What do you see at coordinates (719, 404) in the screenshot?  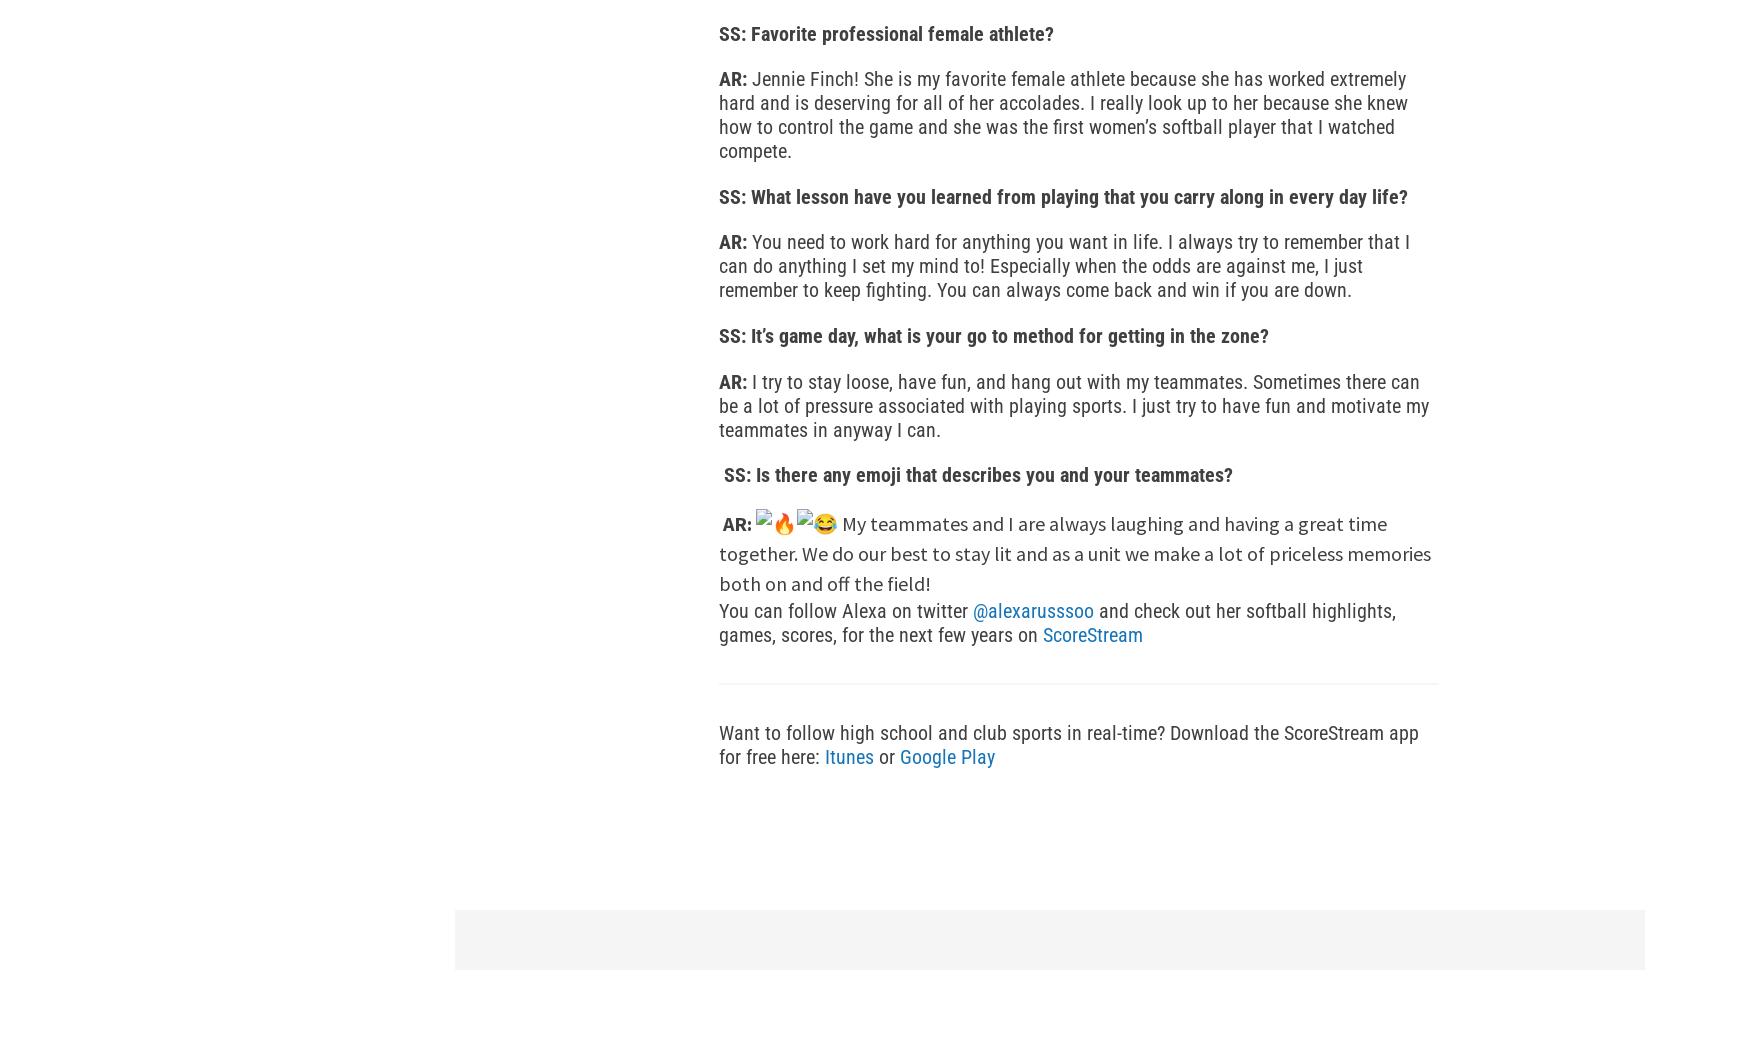 I see `'I try to stay loose, have fun, and hang out with my teammates. Sometimes there can be a lot of pressure associated with playing sports. I just try to have fun and motivate my teammates in anyway I can.'` at bounding box center [719, 404].